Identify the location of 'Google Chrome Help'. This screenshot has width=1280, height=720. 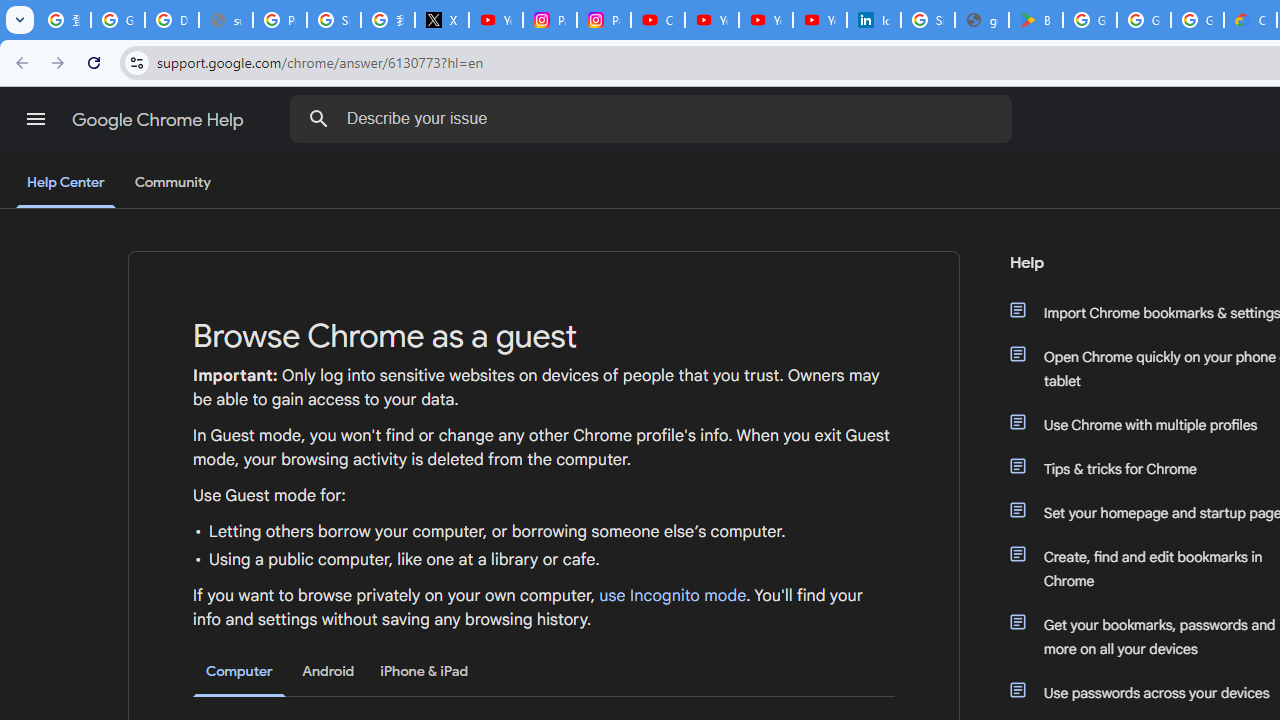
(160, 119).